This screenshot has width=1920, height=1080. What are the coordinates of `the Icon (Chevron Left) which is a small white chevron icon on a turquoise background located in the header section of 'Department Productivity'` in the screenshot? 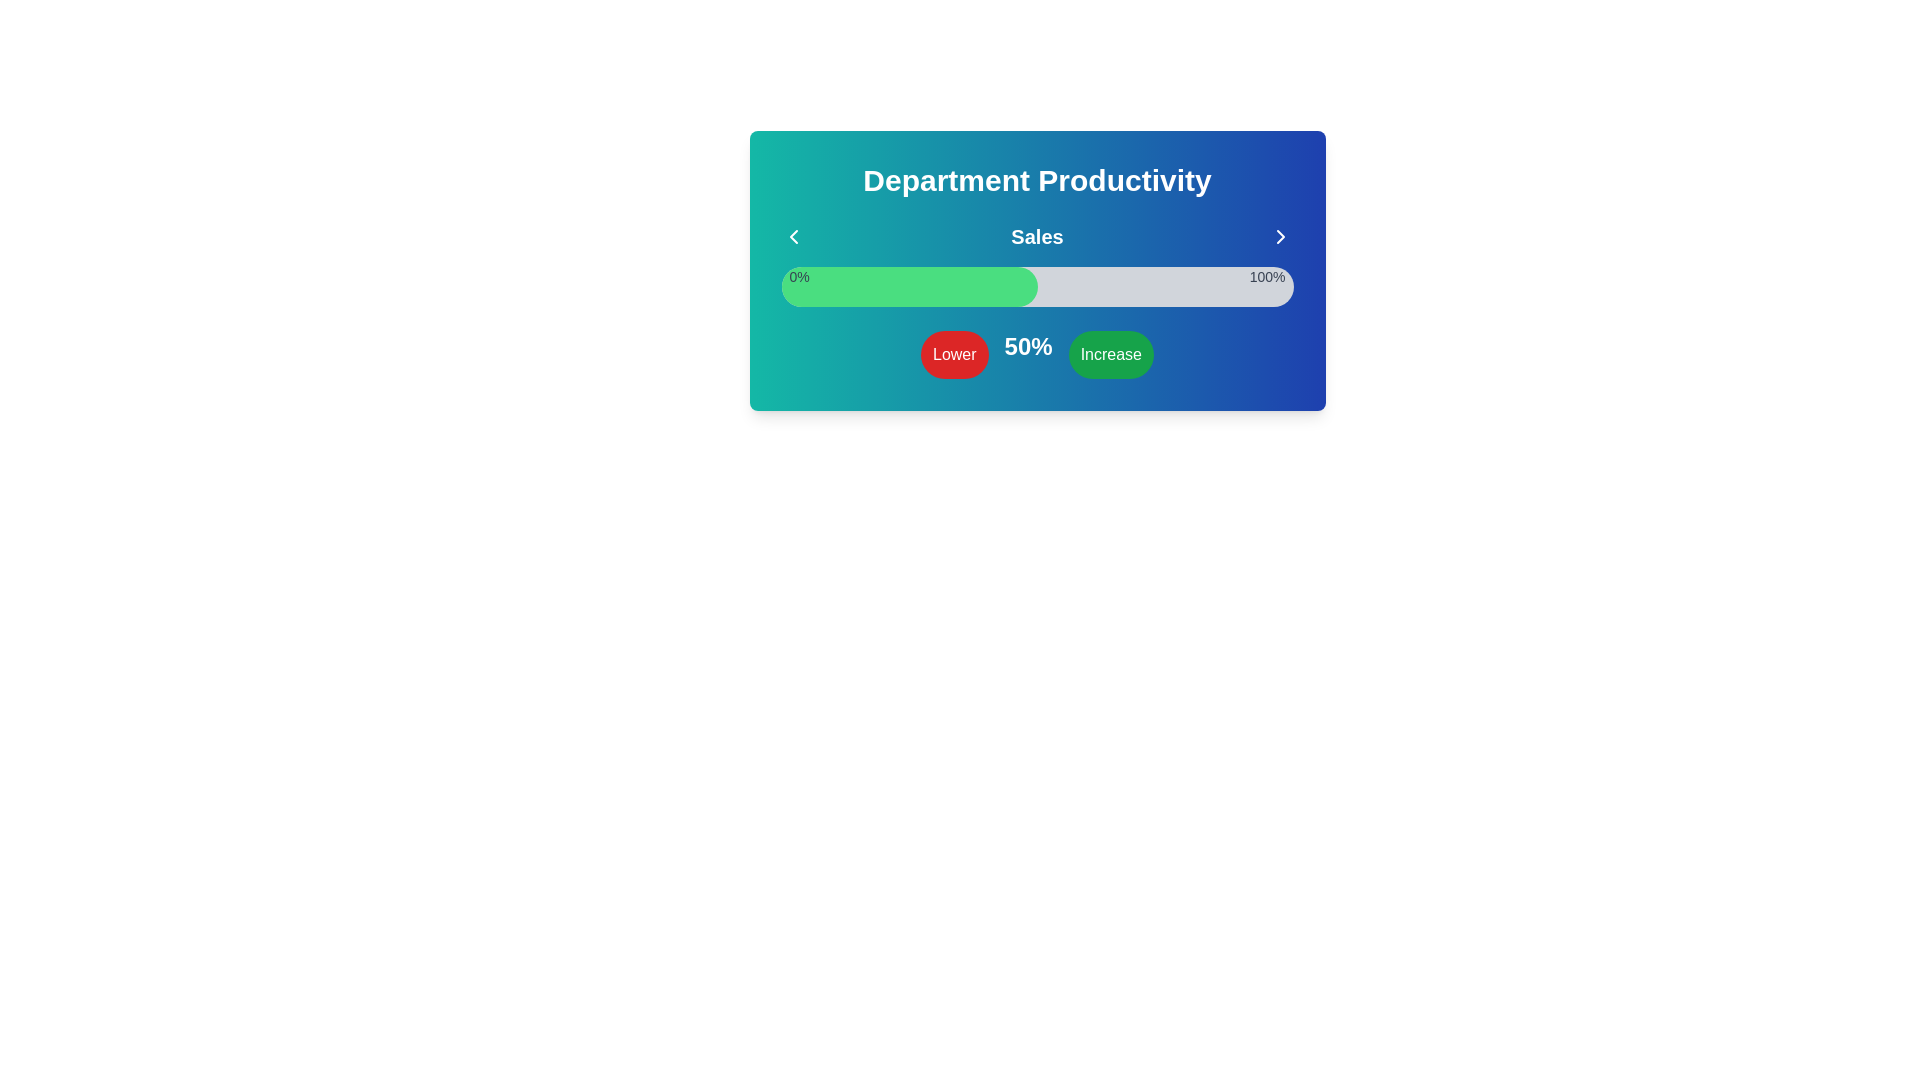 It's located at (792, 235).